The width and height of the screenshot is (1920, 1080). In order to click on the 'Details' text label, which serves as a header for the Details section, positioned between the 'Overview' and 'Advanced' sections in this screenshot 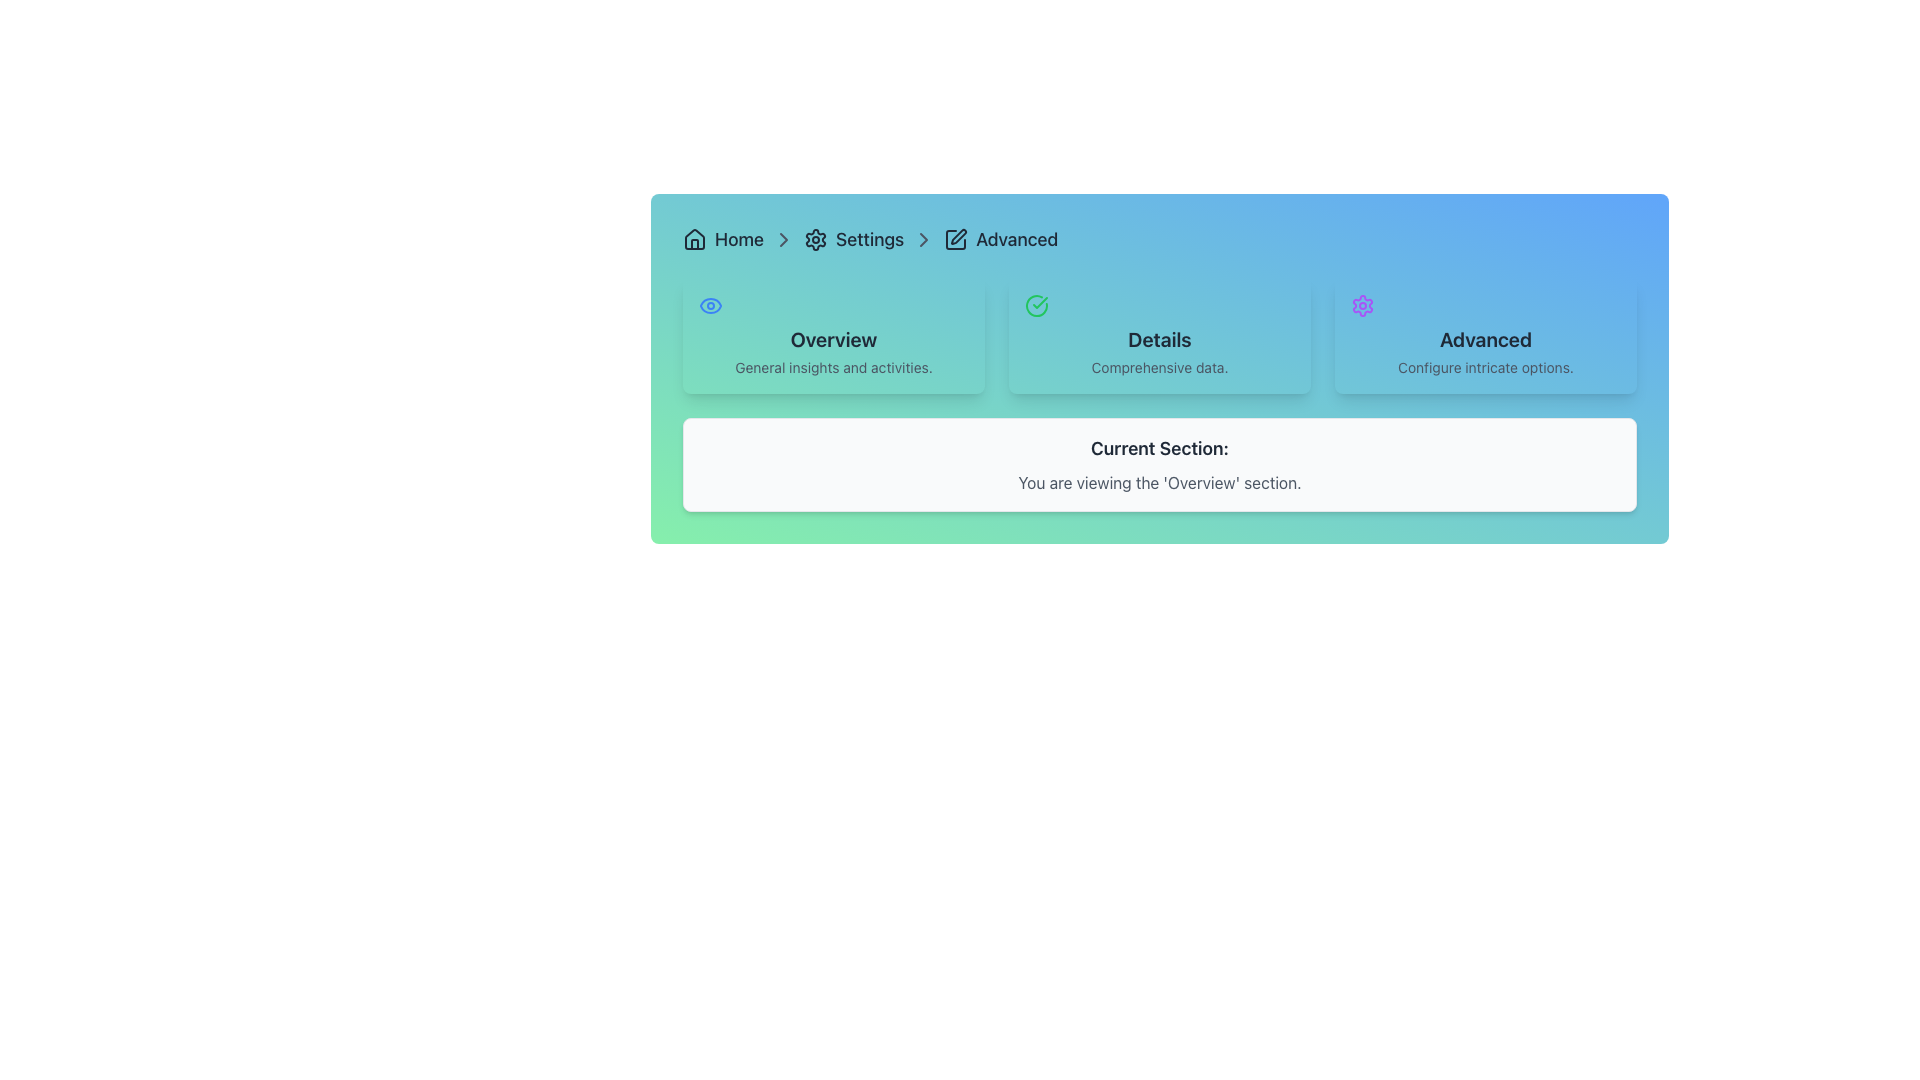, I will do `click(1160, 338)`.